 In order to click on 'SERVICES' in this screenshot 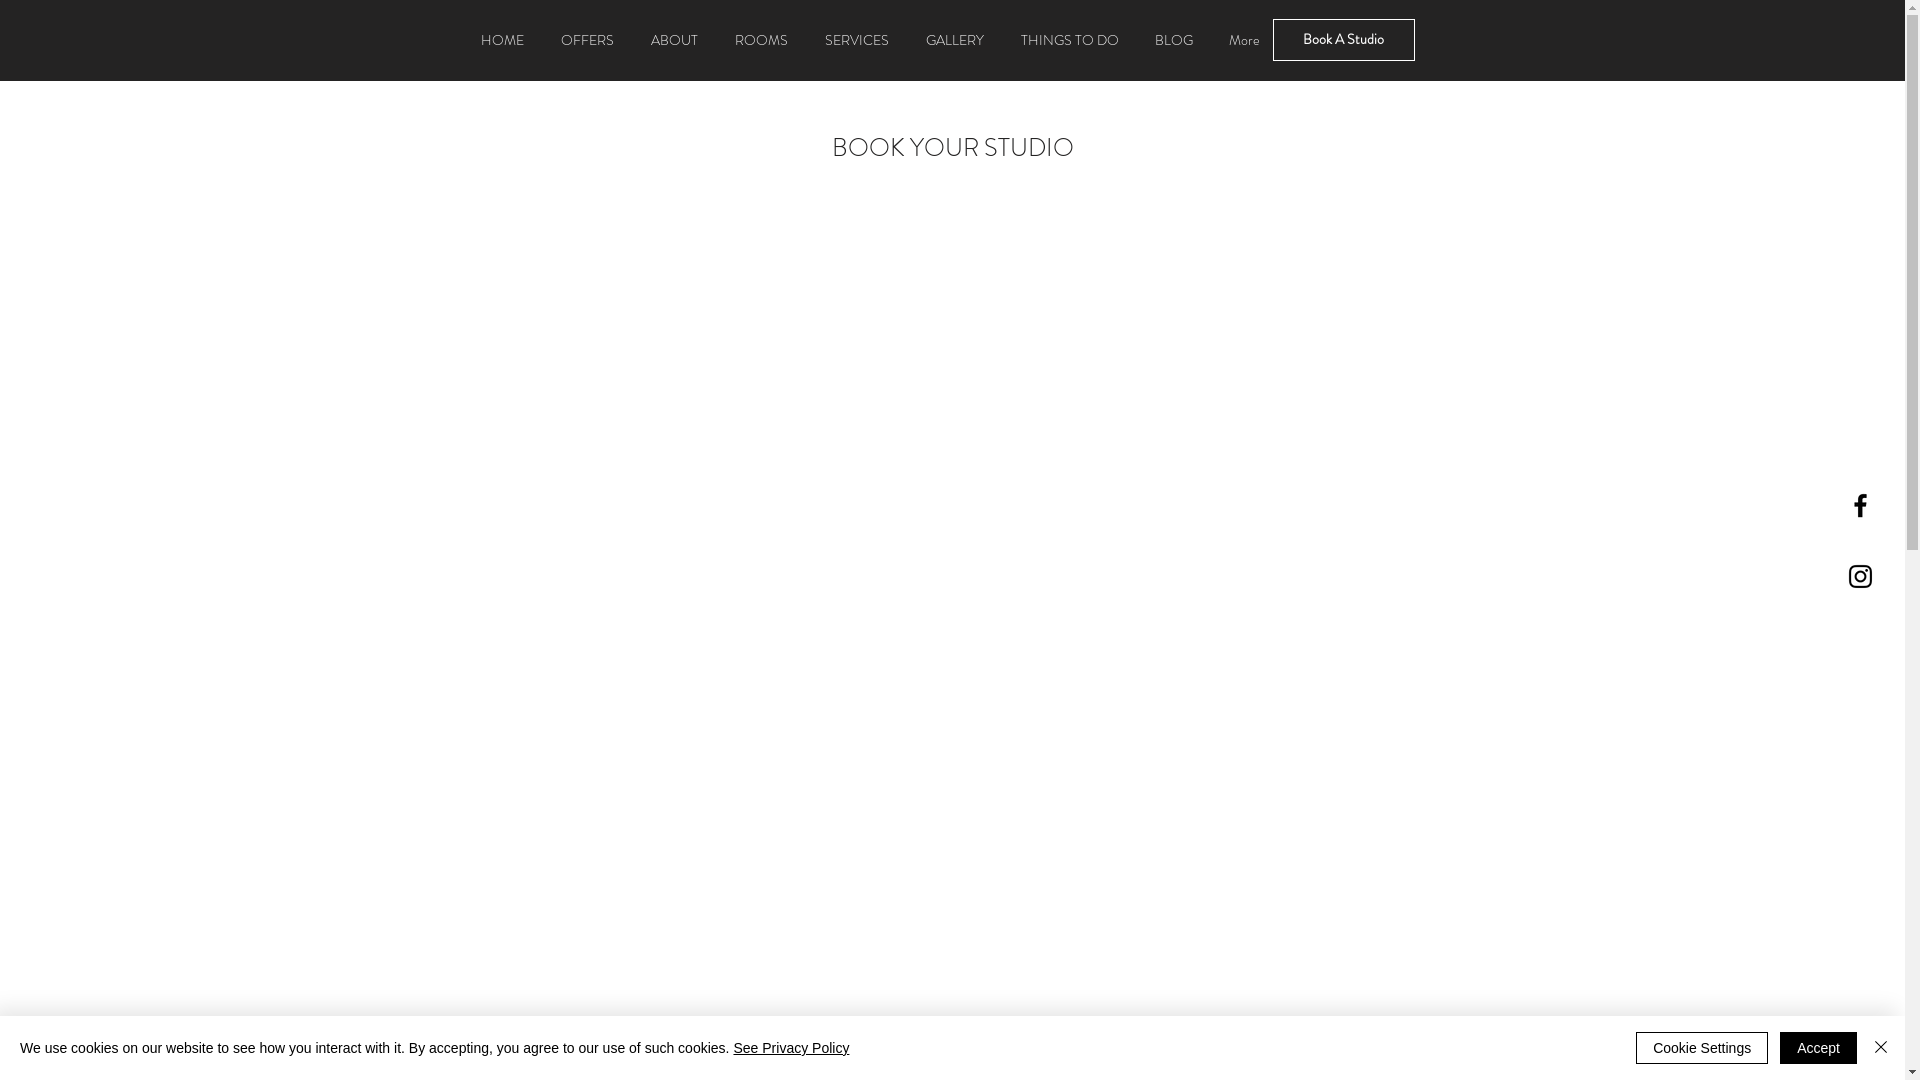, I will do `click(806, 39)`.